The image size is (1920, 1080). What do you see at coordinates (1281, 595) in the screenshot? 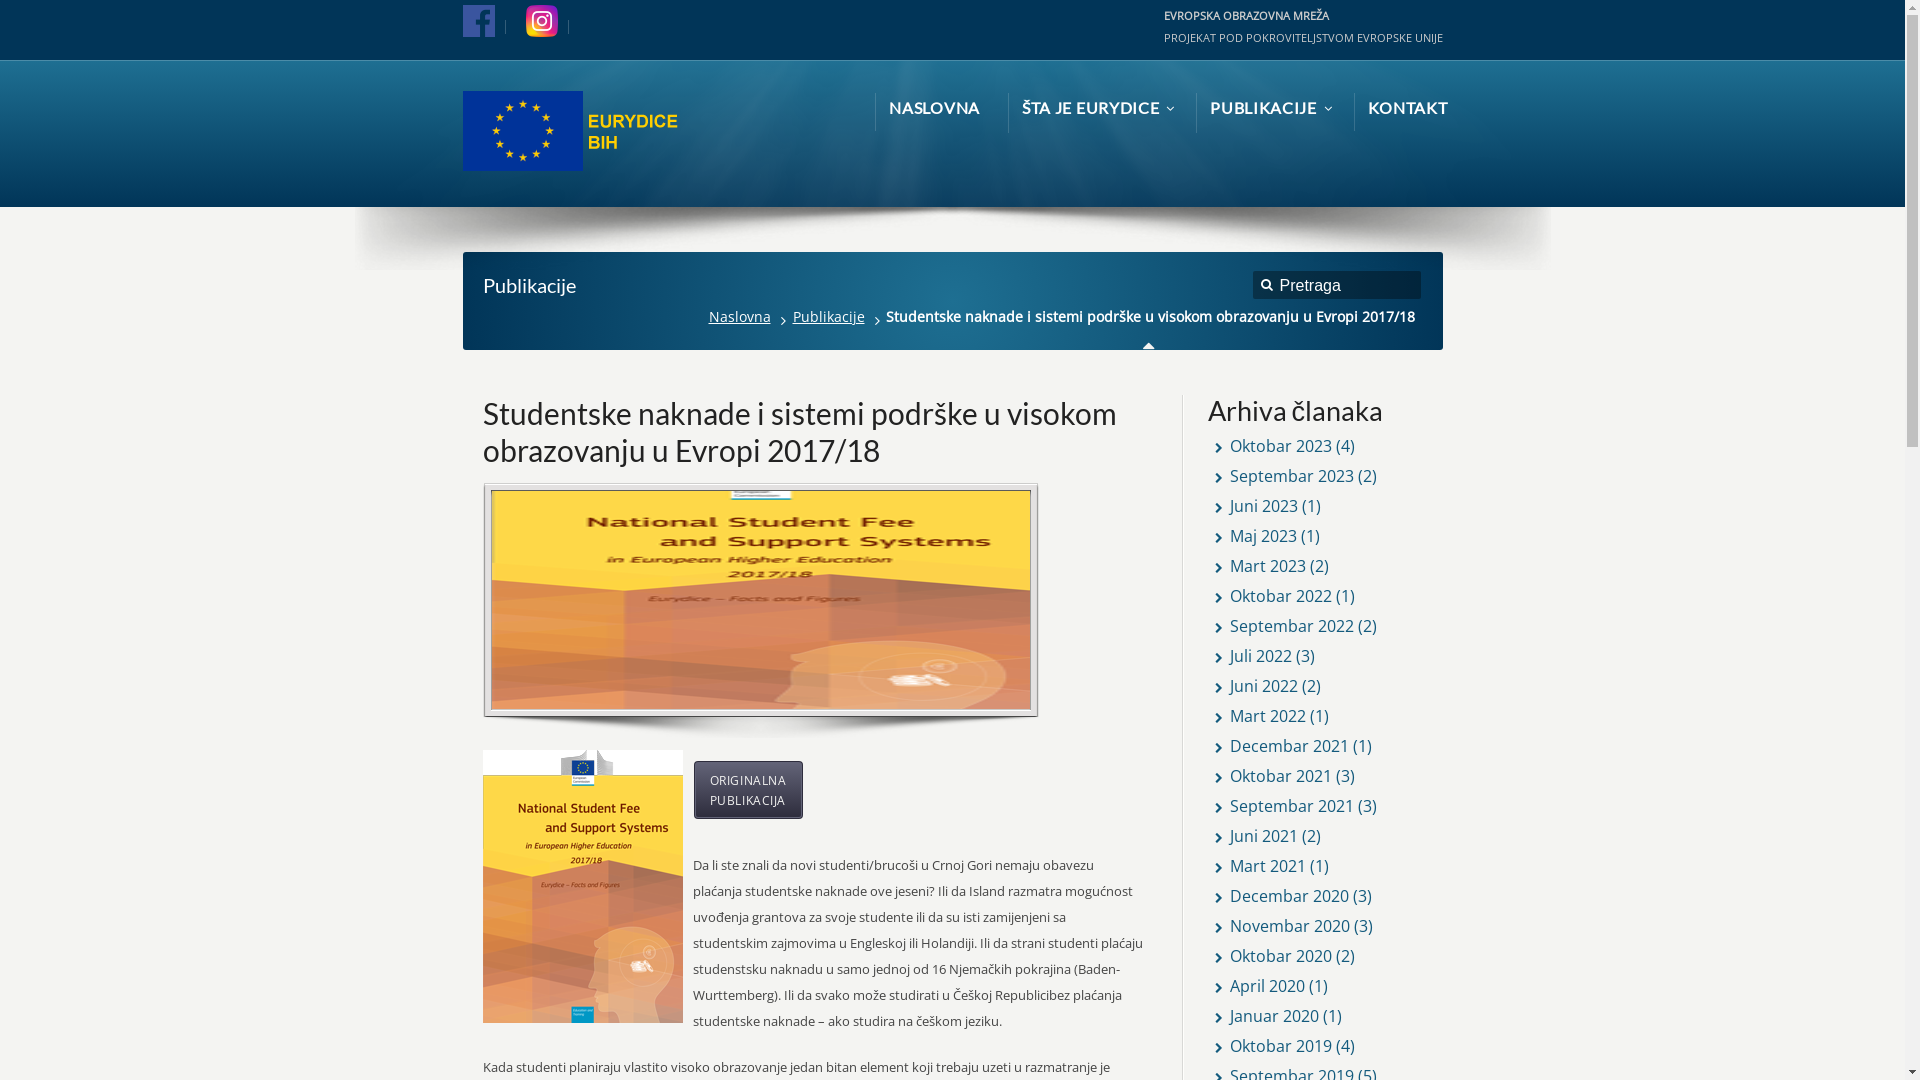
I see `'Oktobar 2022'` at bounding box center [1281, 595].